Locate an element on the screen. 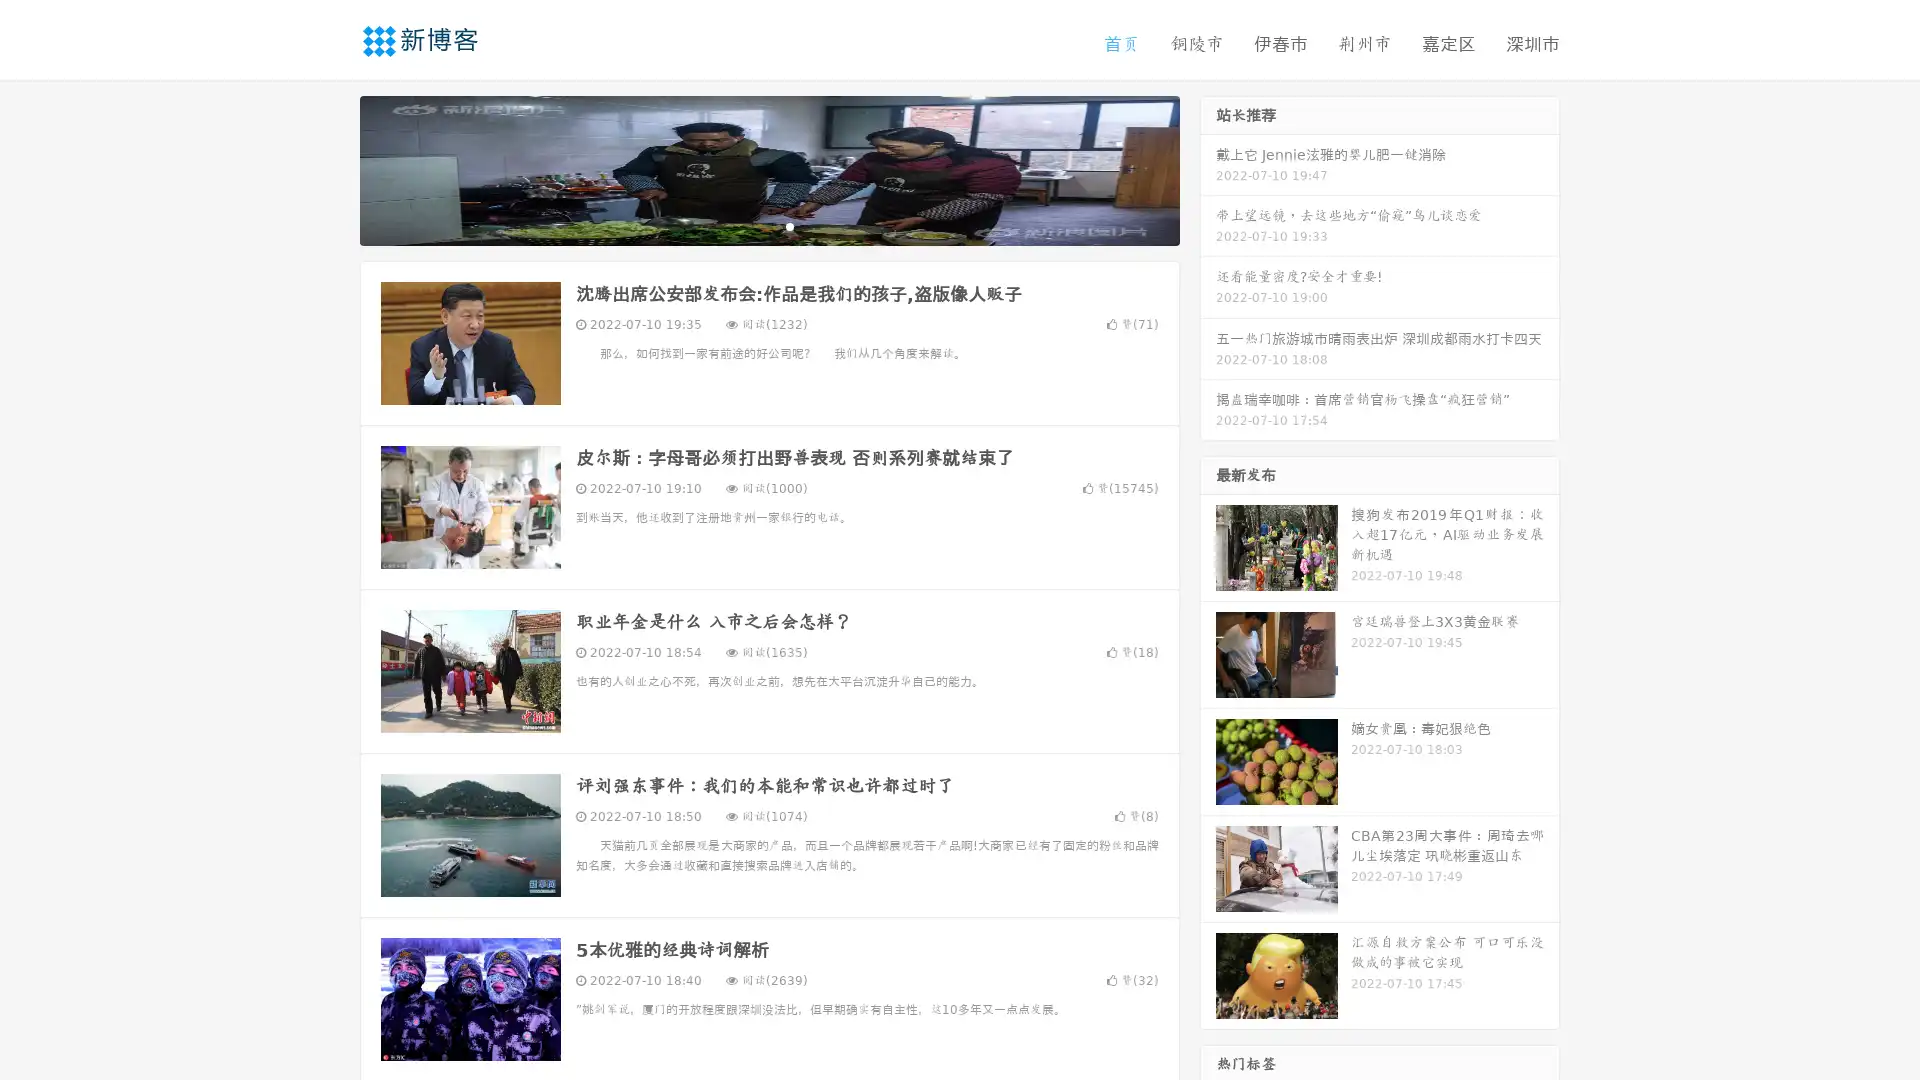  Go to slide 3 is located at coordinates (789, 225).